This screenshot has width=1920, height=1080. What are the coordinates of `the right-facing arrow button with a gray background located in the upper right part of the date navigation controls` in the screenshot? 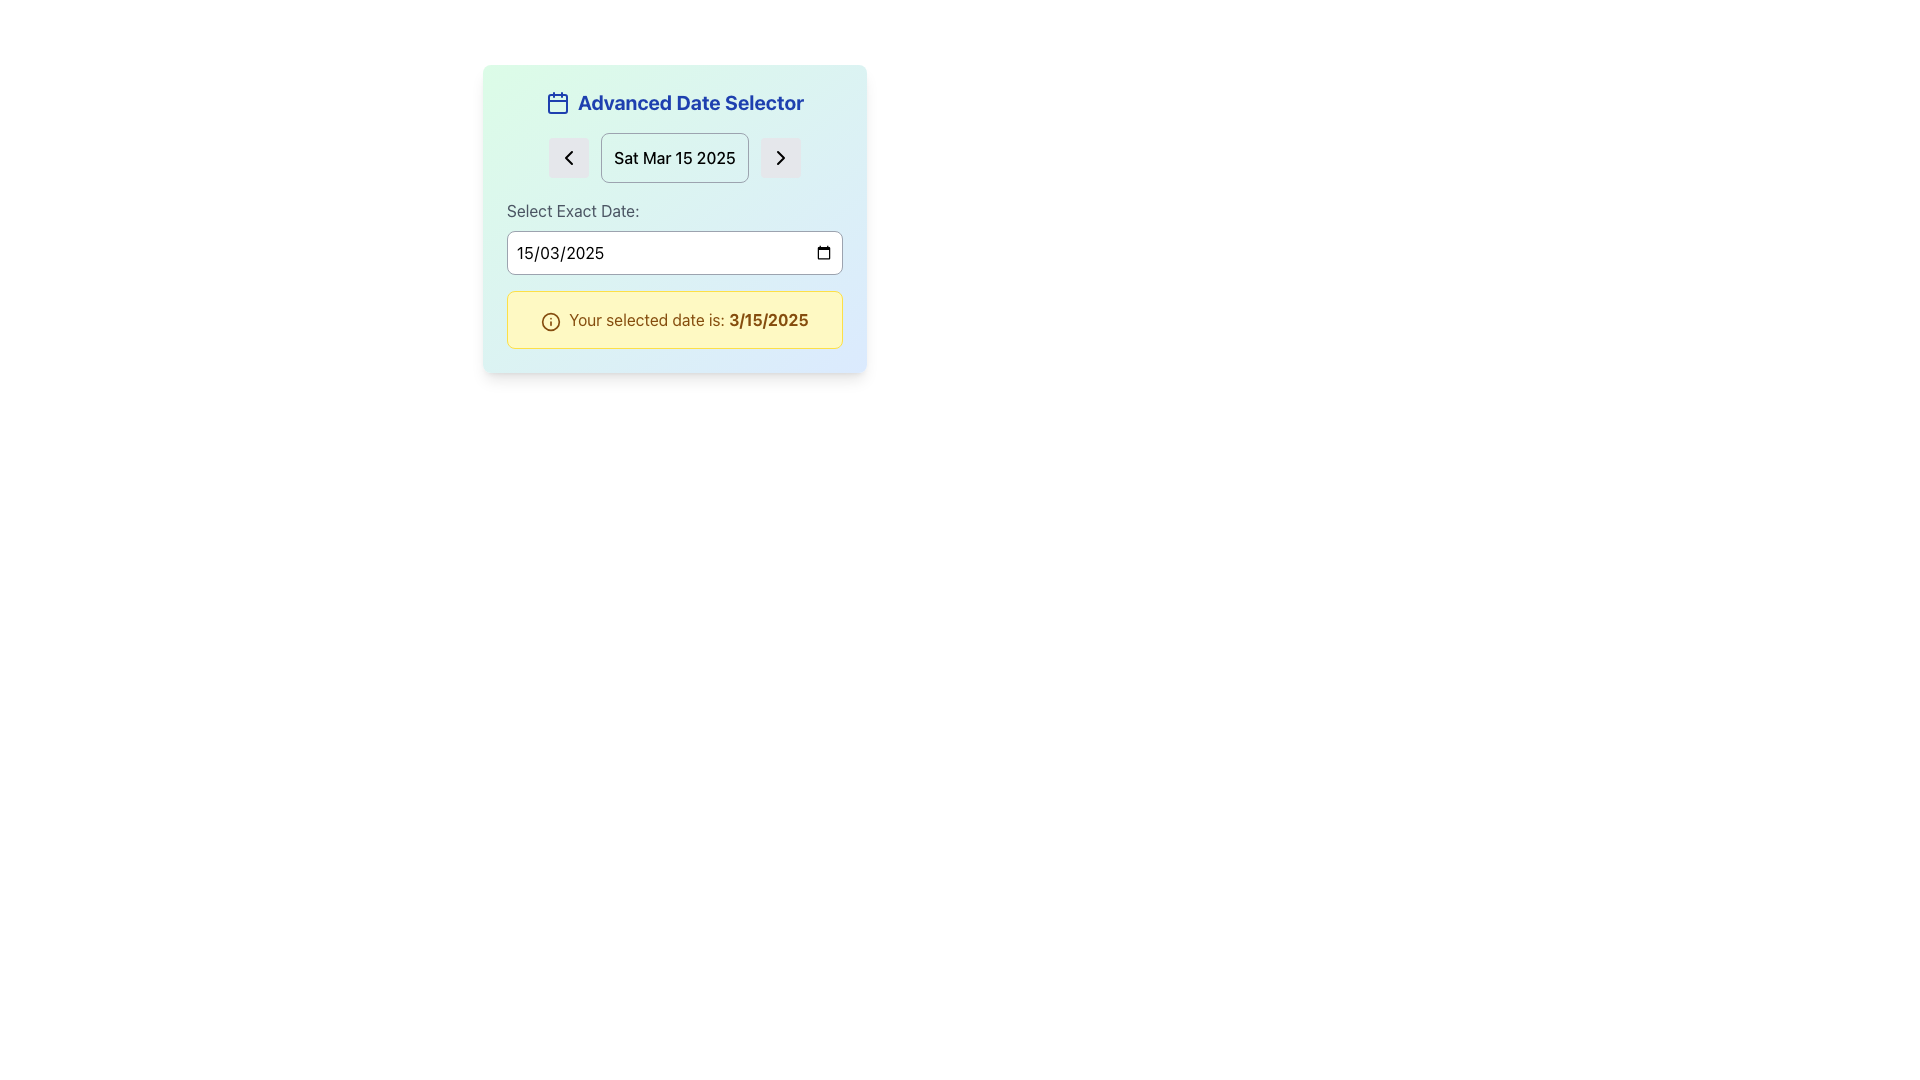 It's located at (779, 157).